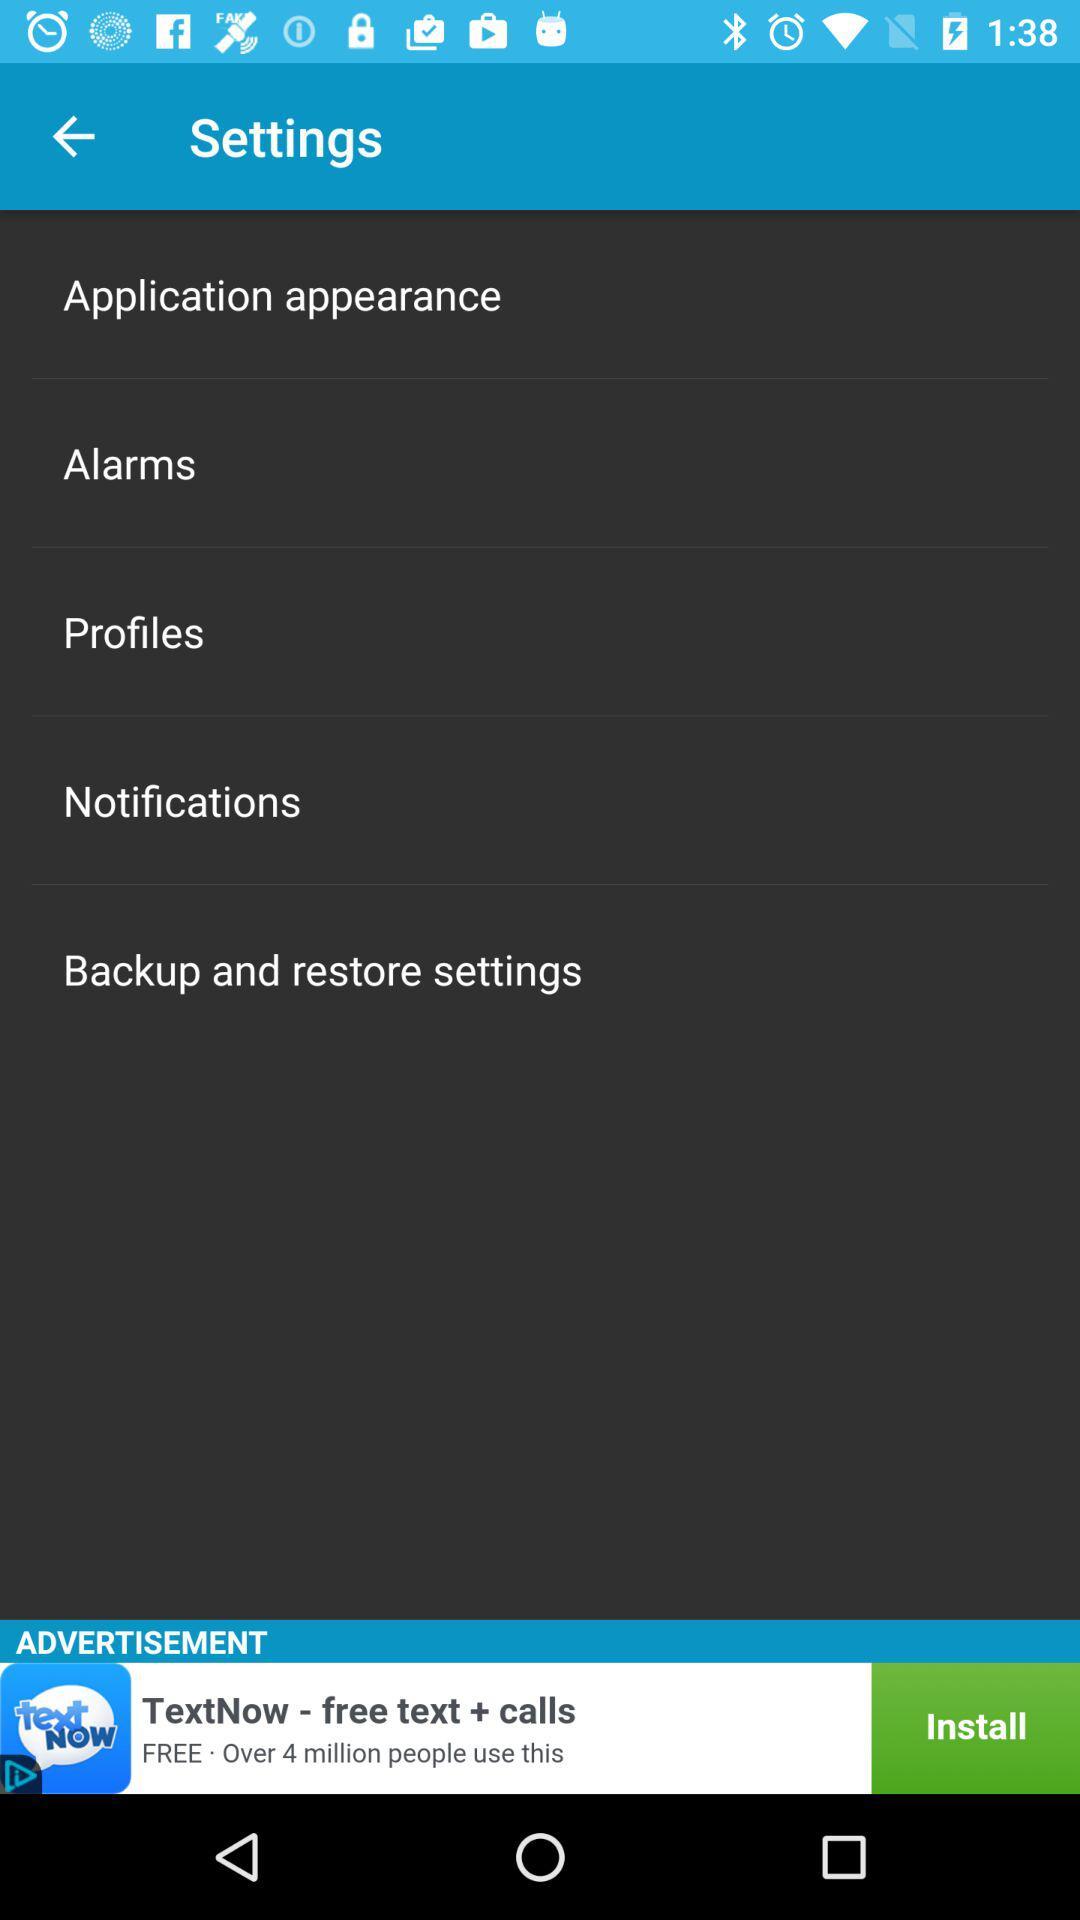 The image size is (1080, 1920). I want to click on the item below advertisement icon, so click(540, 1727).